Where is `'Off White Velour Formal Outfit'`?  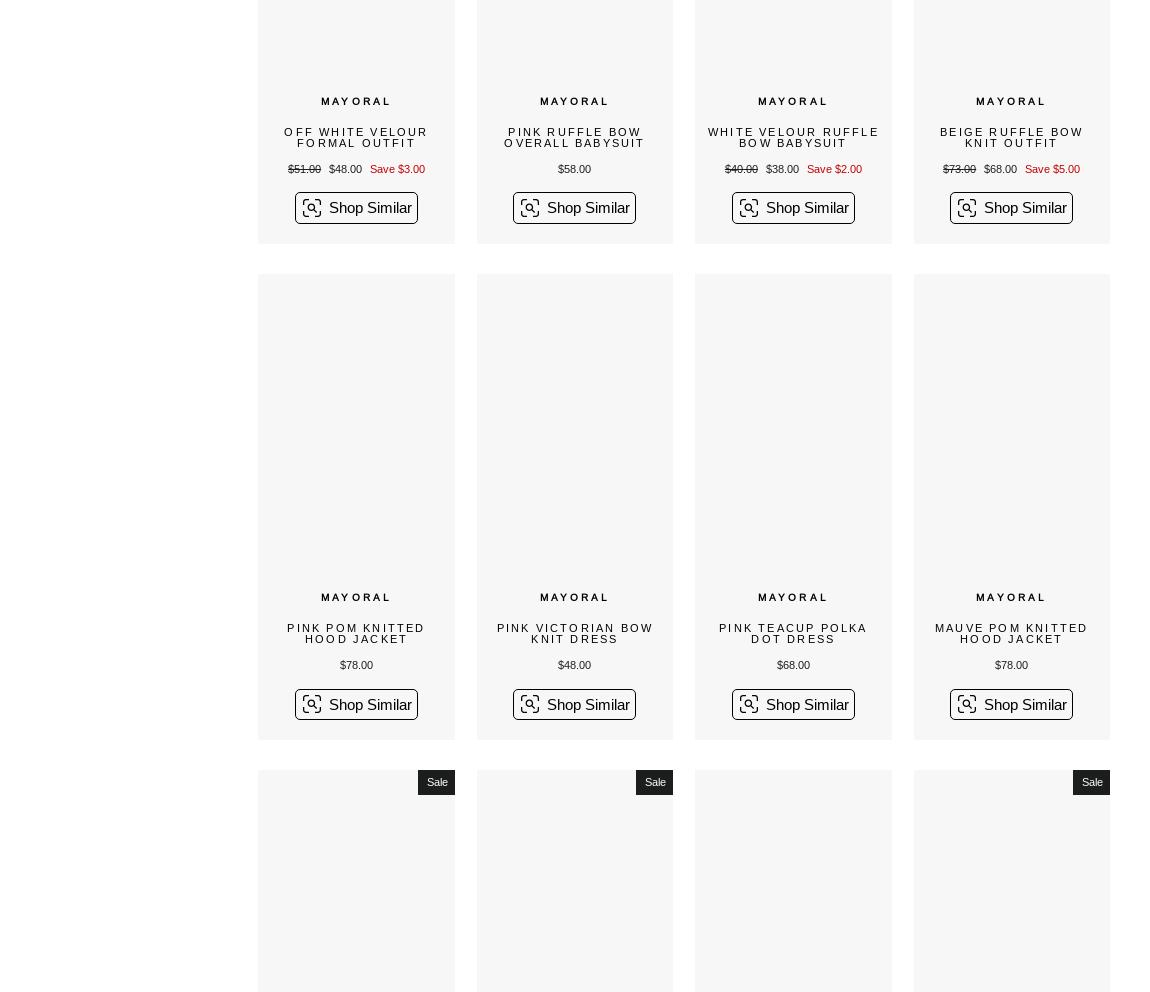
'Off White Velour Formal Outfit' is located at coordinates (356, 136).